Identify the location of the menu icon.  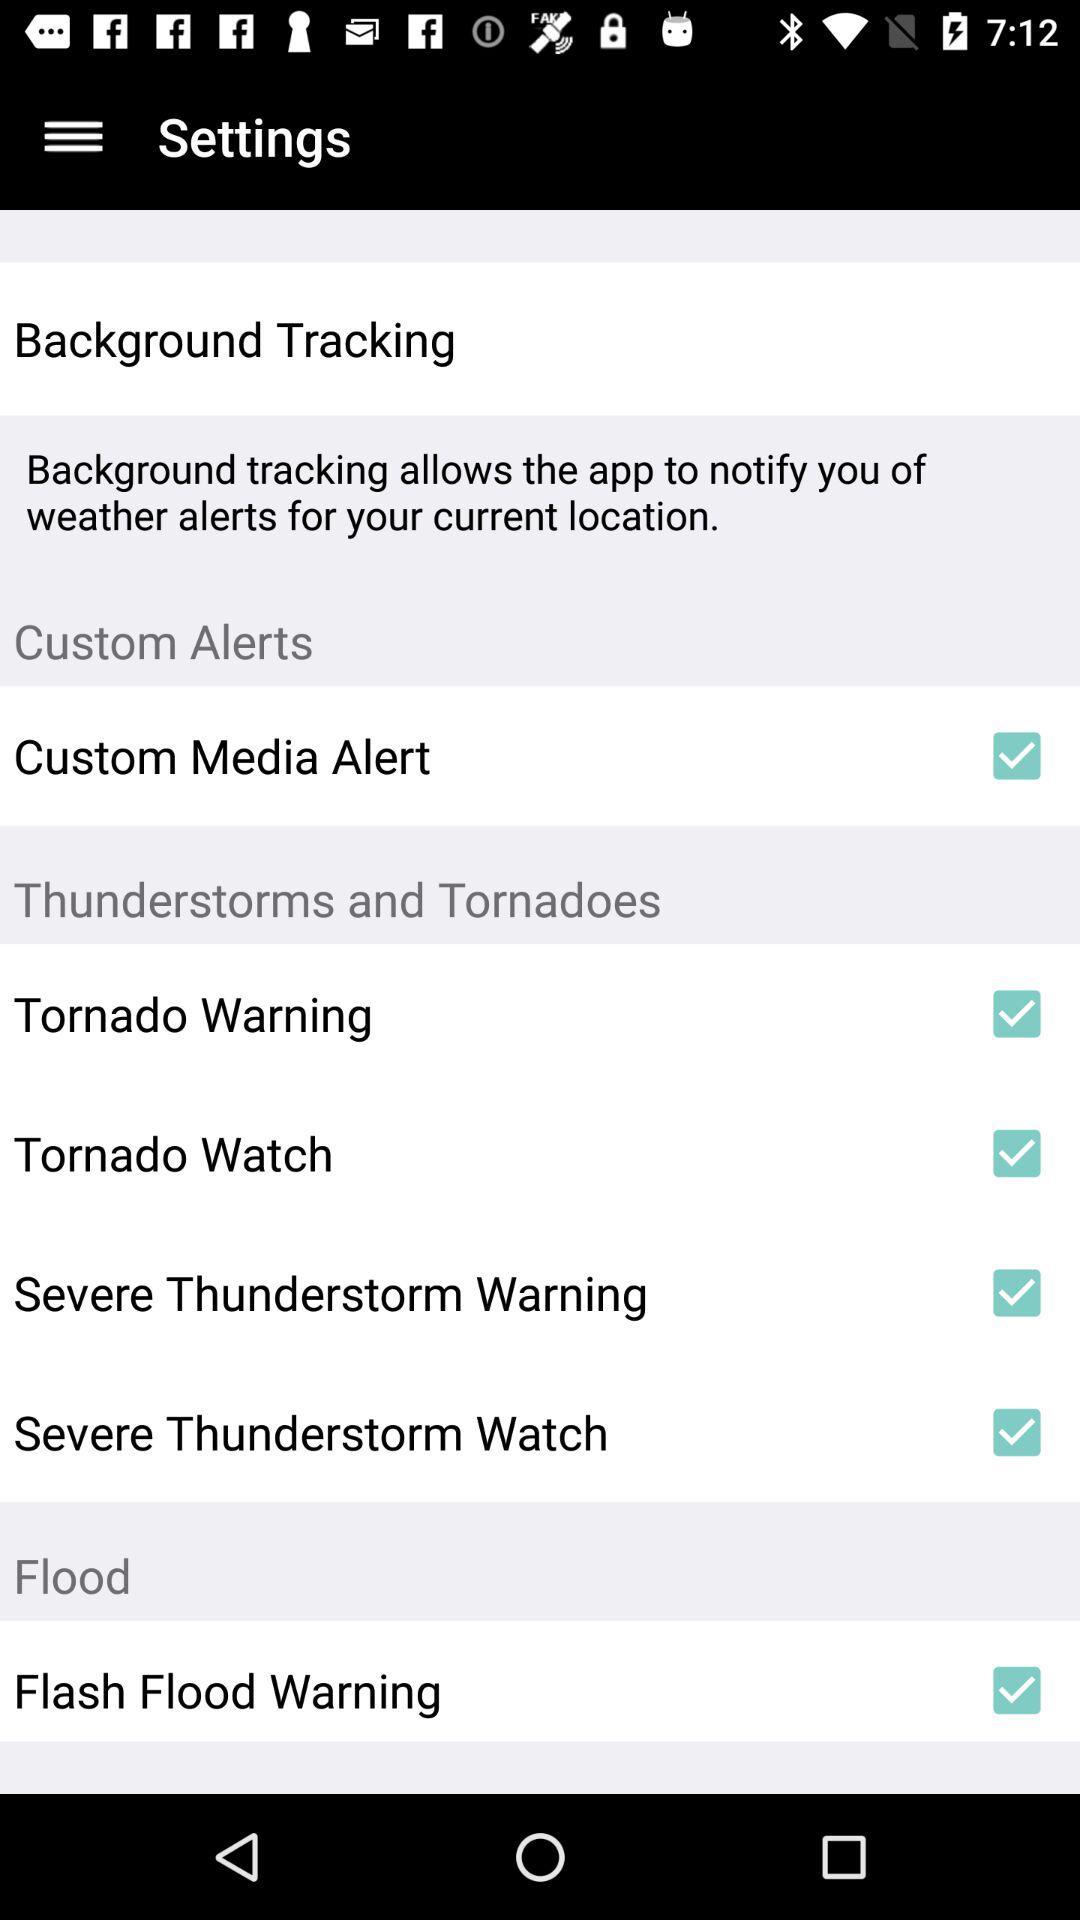
(72, 135).